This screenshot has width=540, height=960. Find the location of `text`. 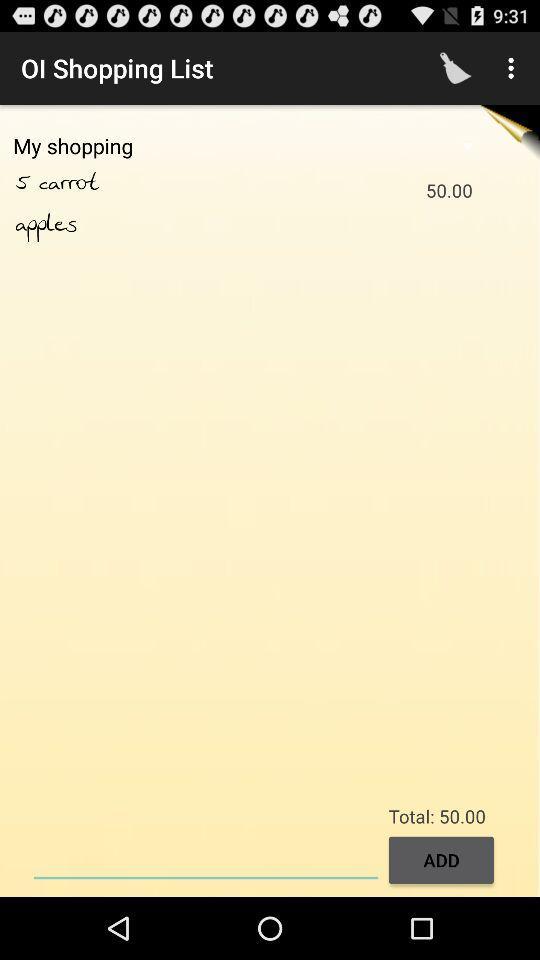

text is located at coordinates (205, 857).